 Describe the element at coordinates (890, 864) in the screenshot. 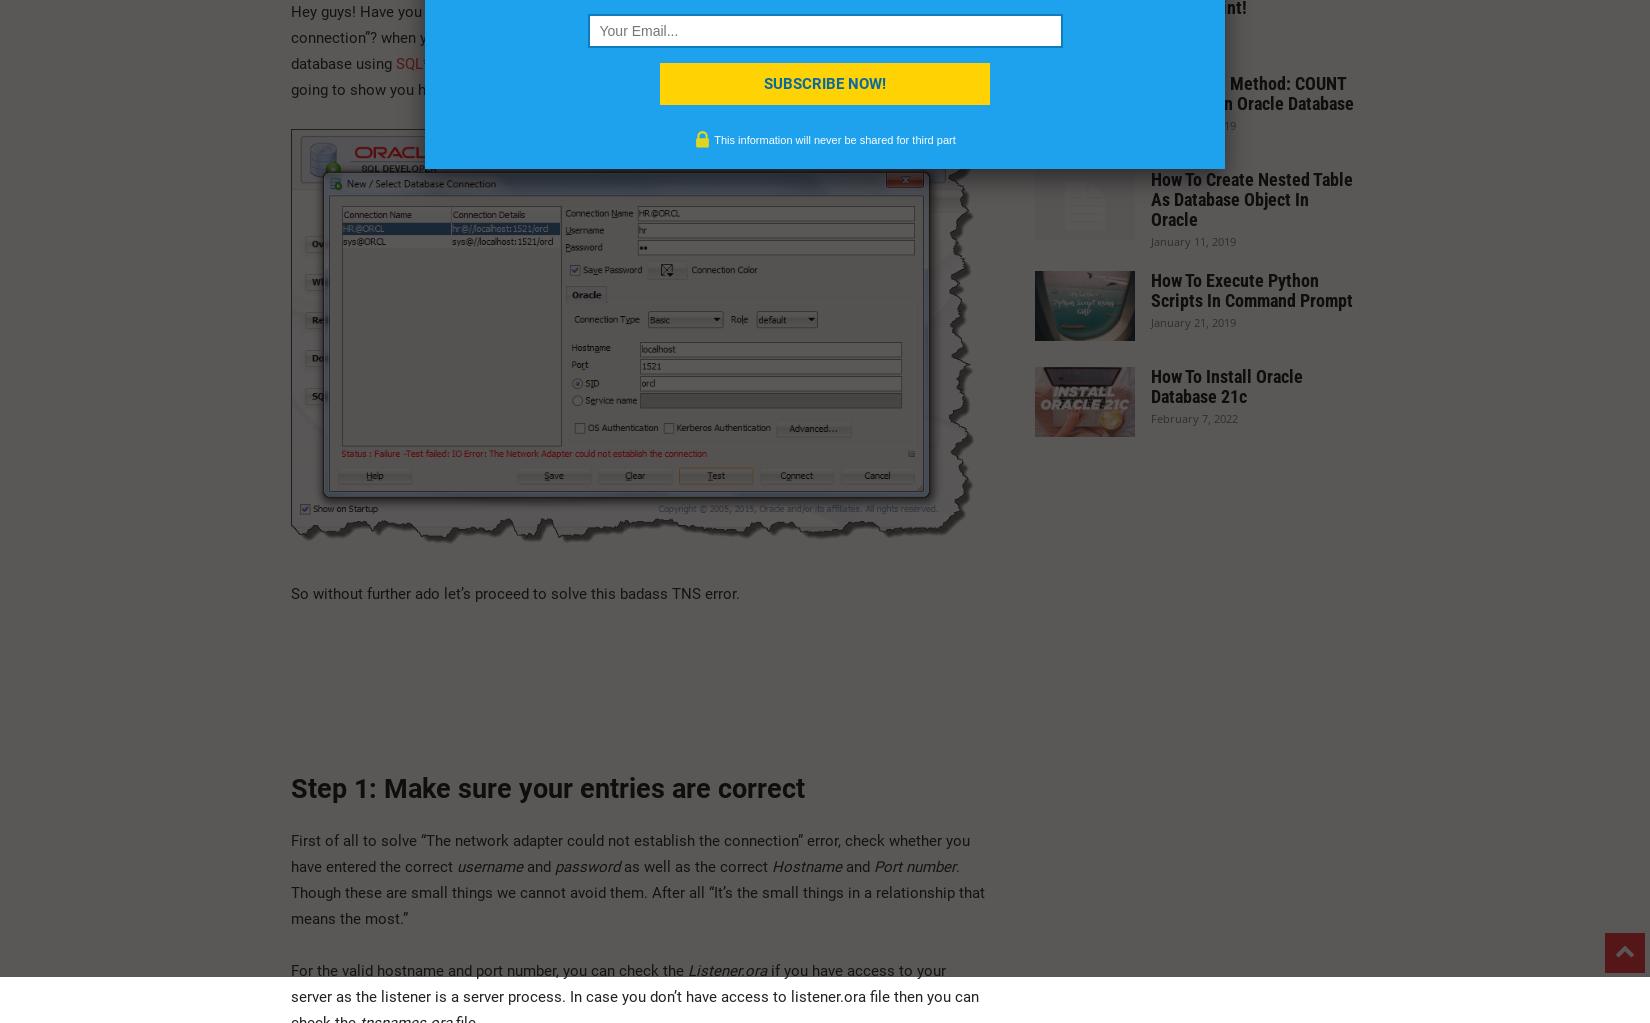

I see `'Port'` at that location.